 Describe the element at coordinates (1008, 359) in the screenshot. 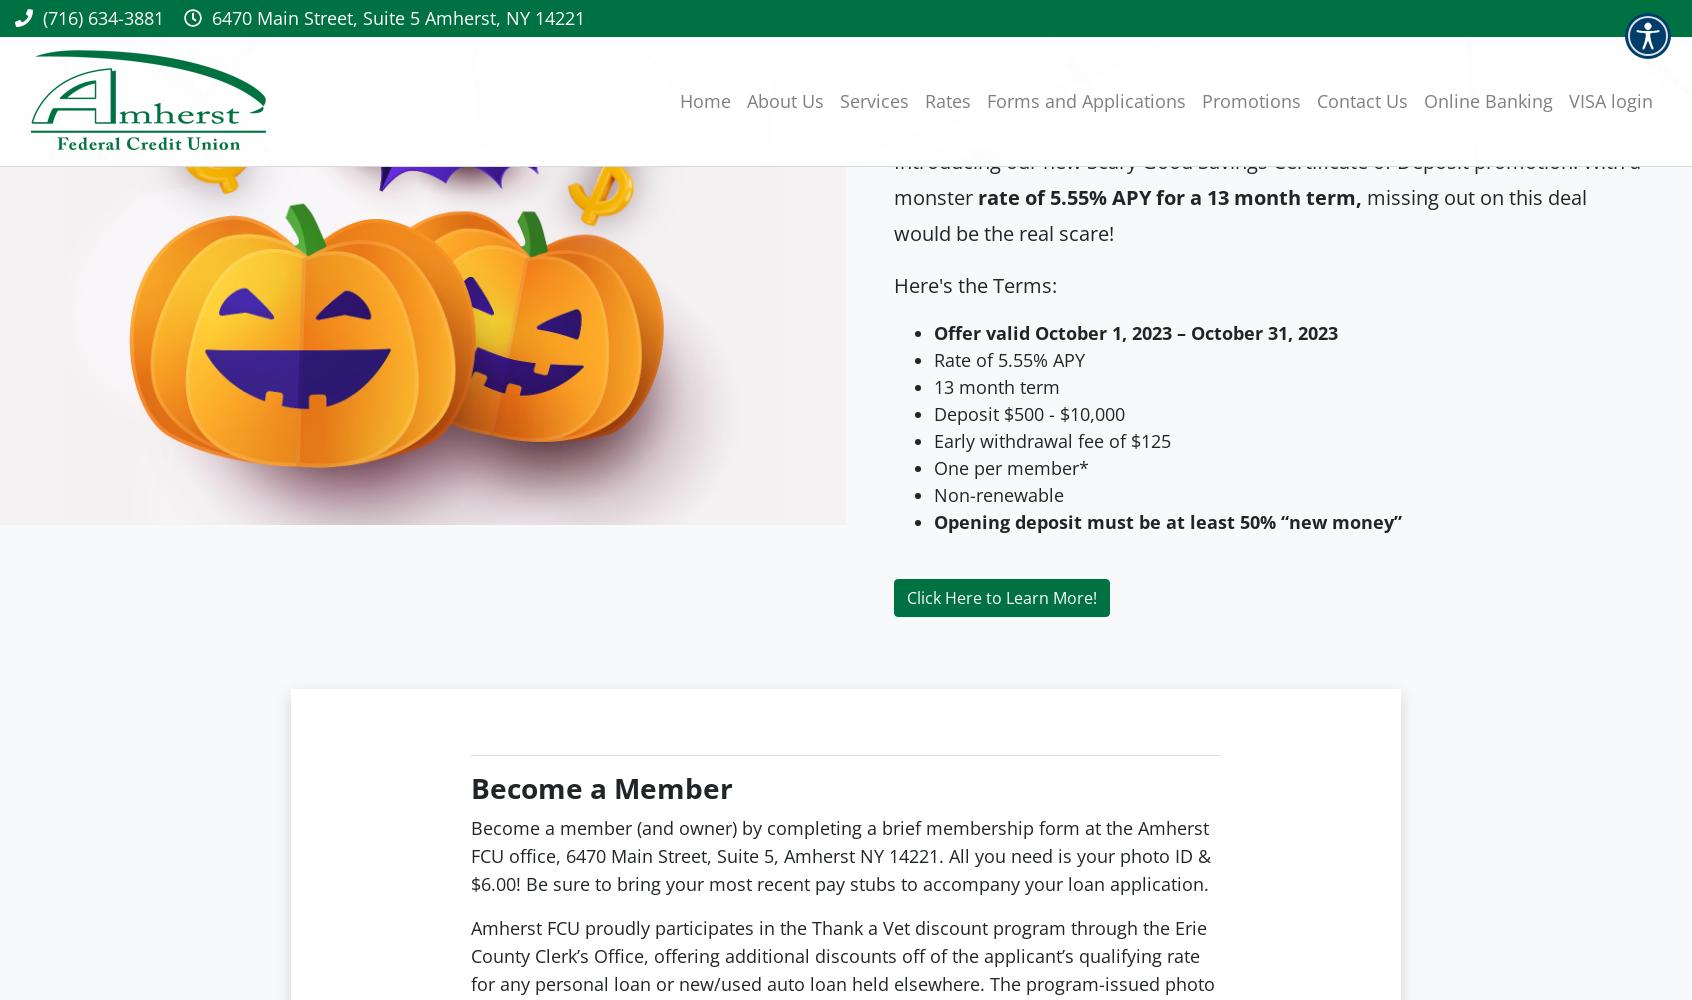

I see `'Rate of 5.55% APY'` at that location.